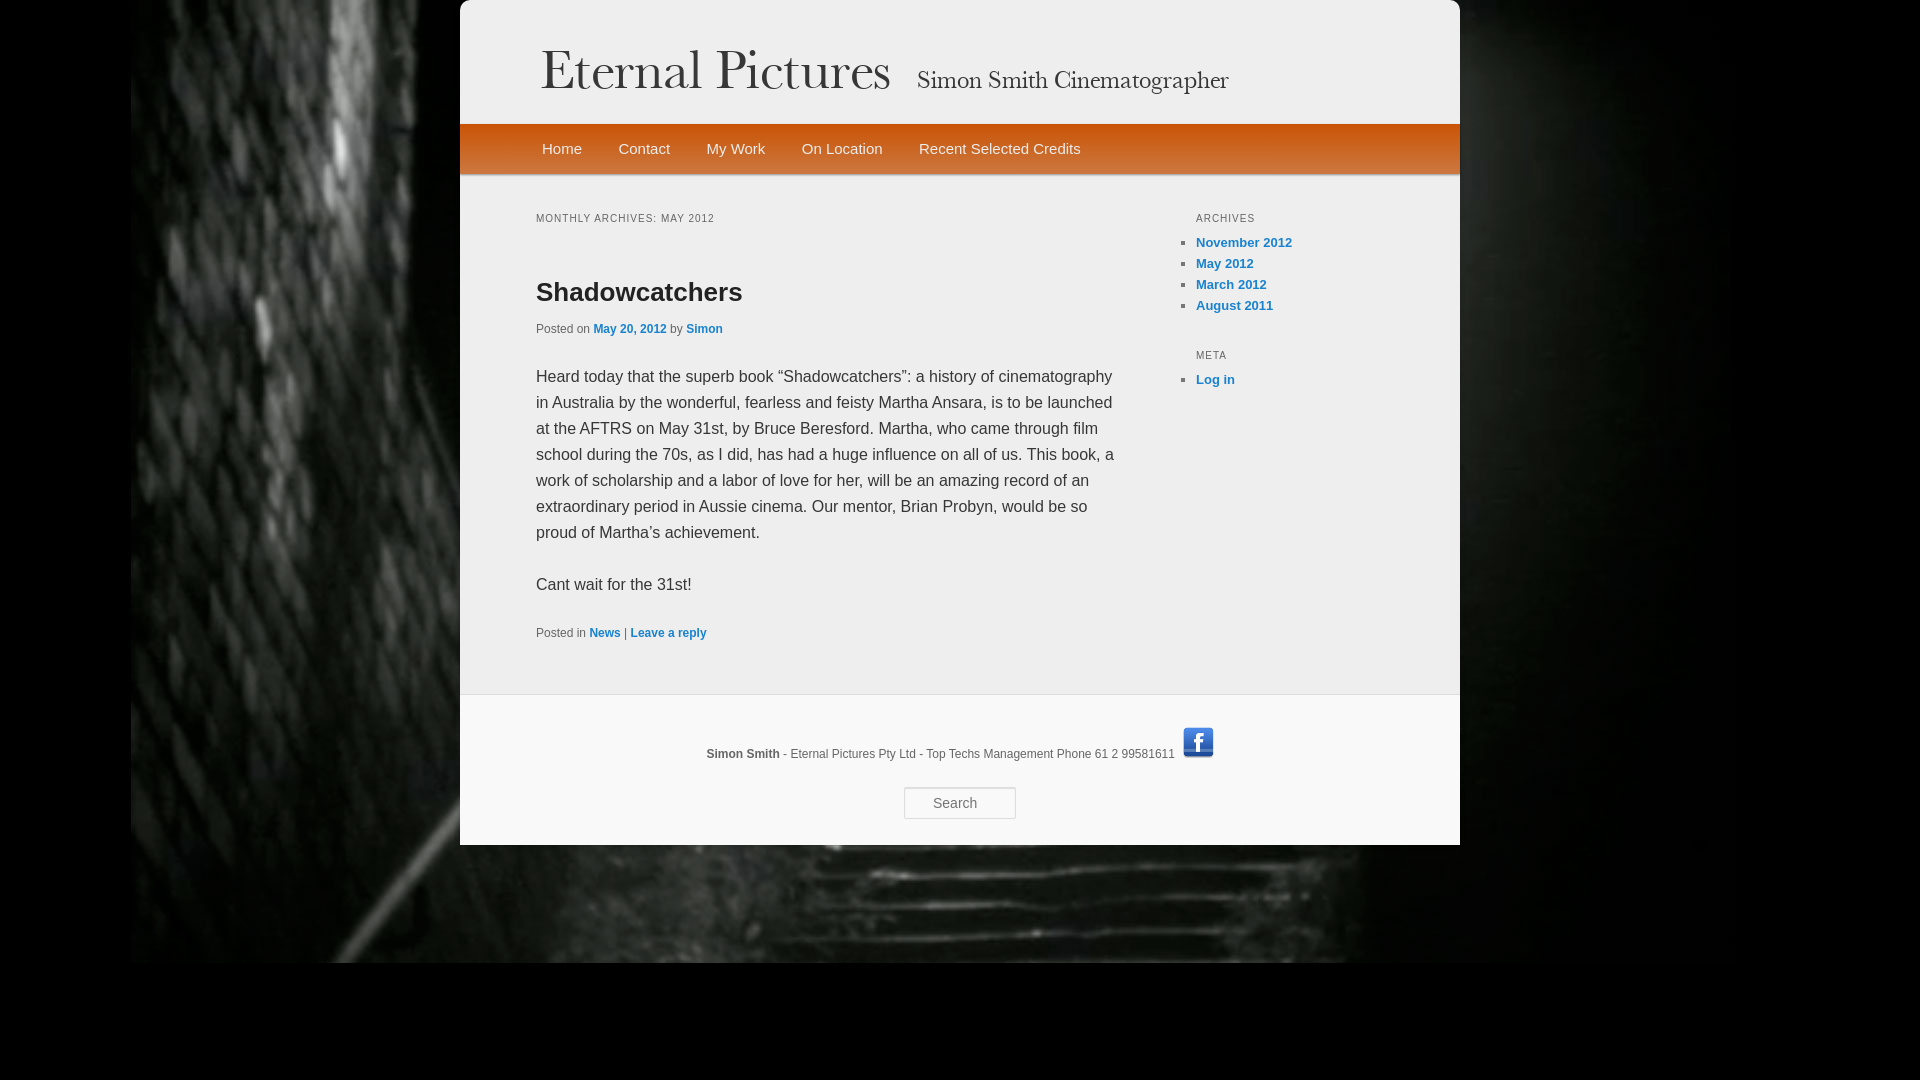 This screenshot has width=1920, height=1080. What do you see at coordinates (1233, 305) in the screenshot?
I see `'August 2011'` at bounding box center [1233, 305].